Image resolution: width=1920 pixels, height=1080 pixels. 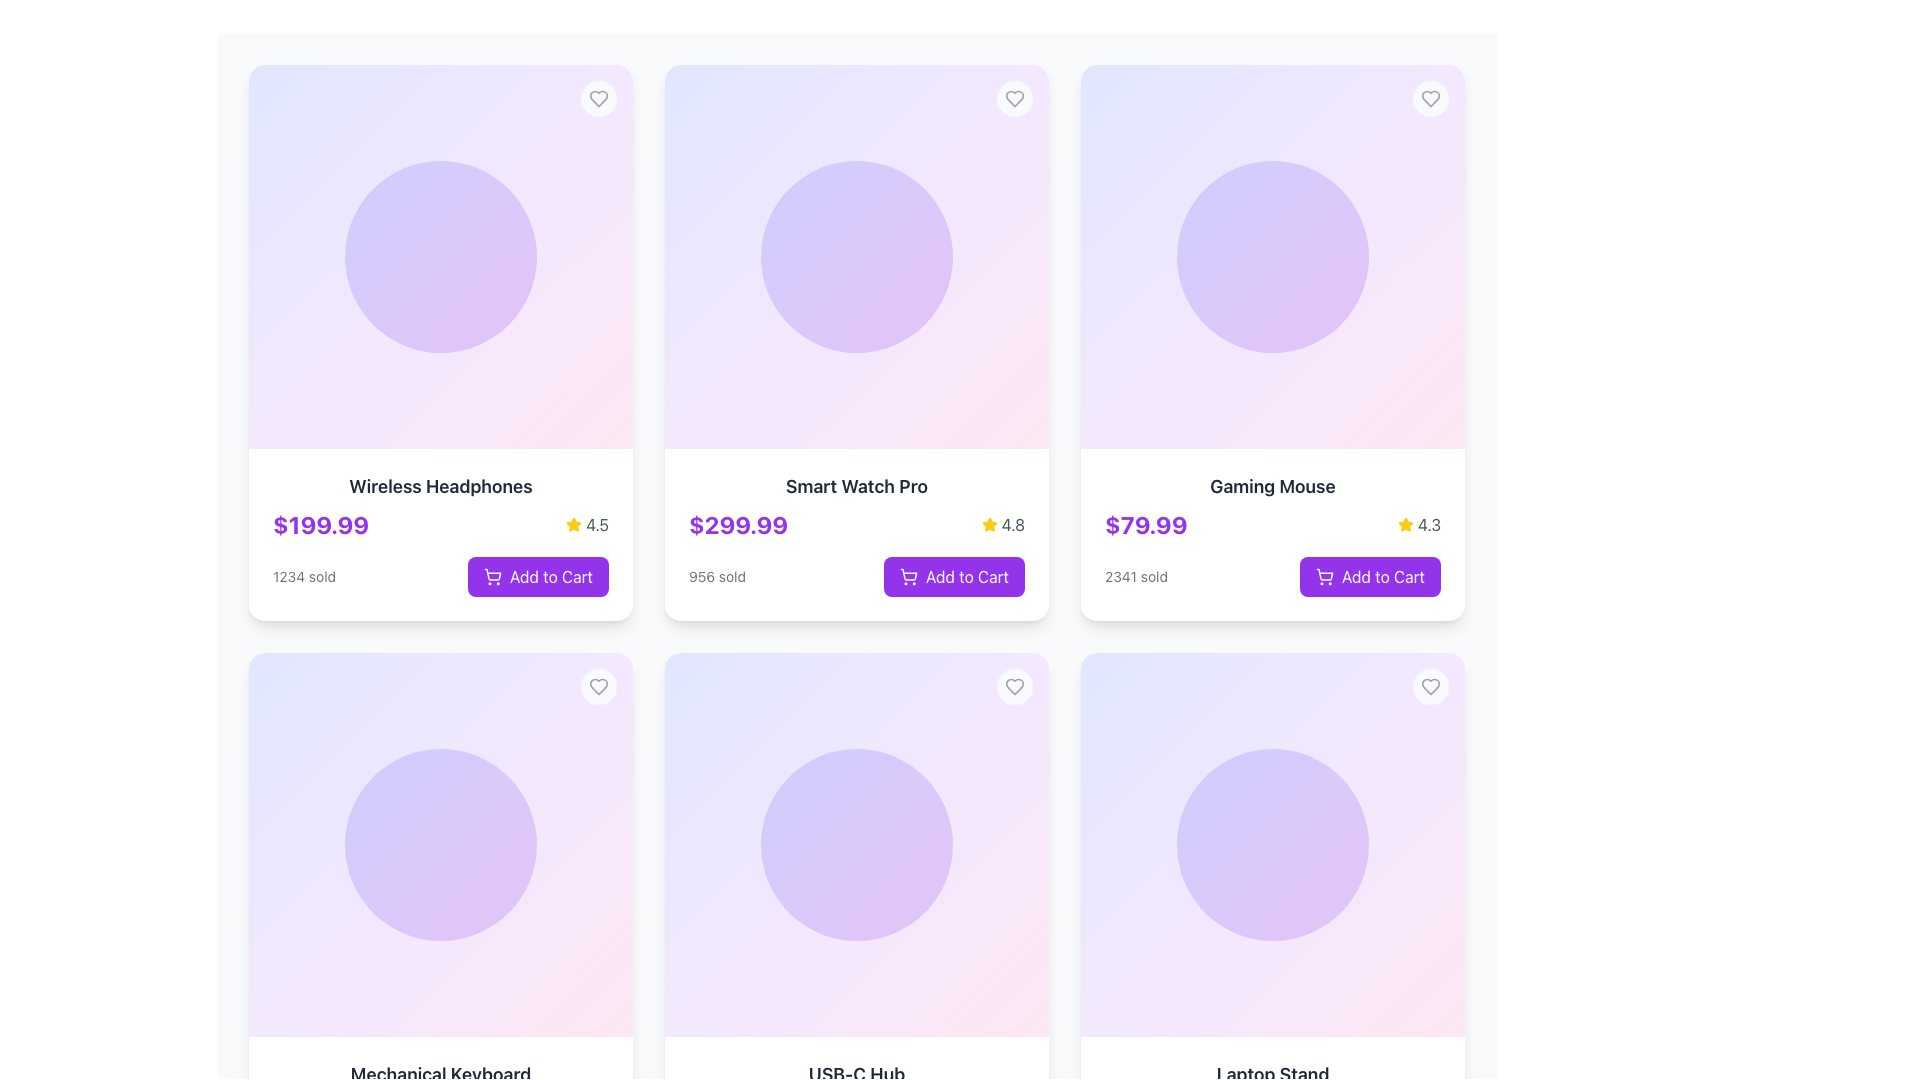 I want to click on the 'Add to Cart' text label within the interactive button for the 'Gaming Mouse' product to observe interactive styles, so click(x=1382, y=577).